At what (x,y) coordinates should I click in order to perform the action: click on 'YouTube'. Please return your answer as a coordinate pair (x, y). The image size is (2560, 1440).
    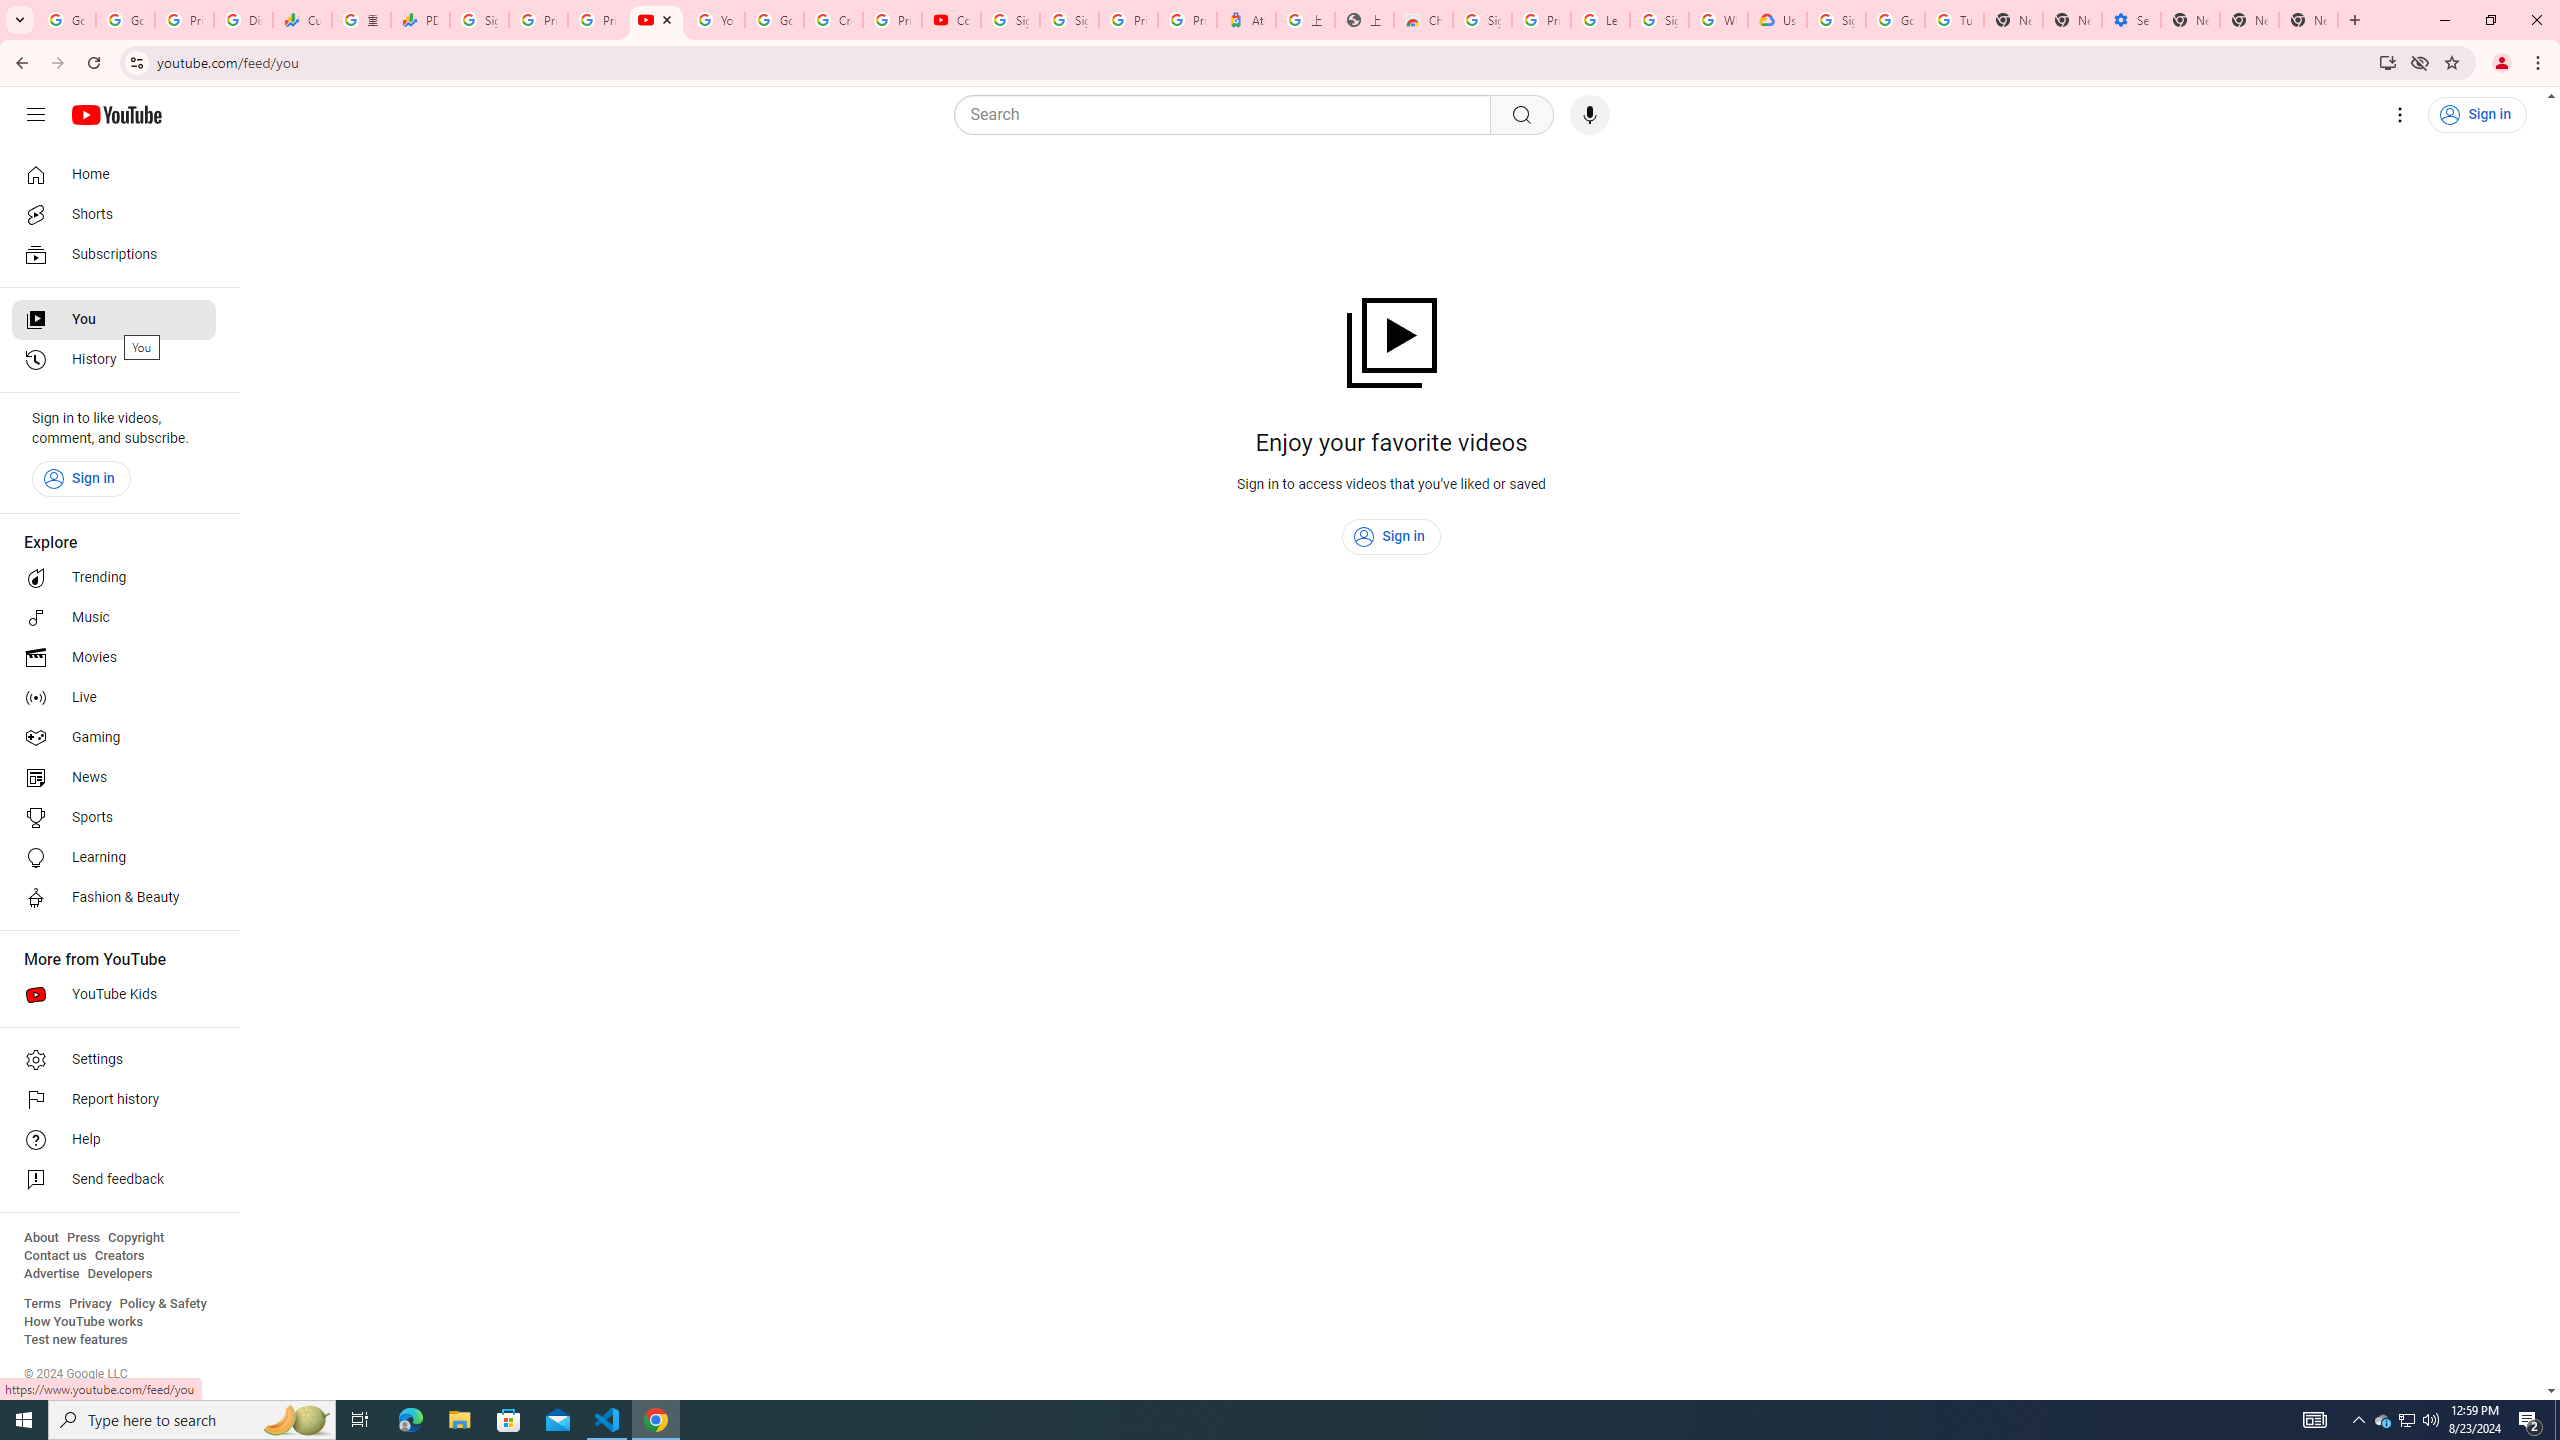
    Looking at the image, I should click on (714, 19).